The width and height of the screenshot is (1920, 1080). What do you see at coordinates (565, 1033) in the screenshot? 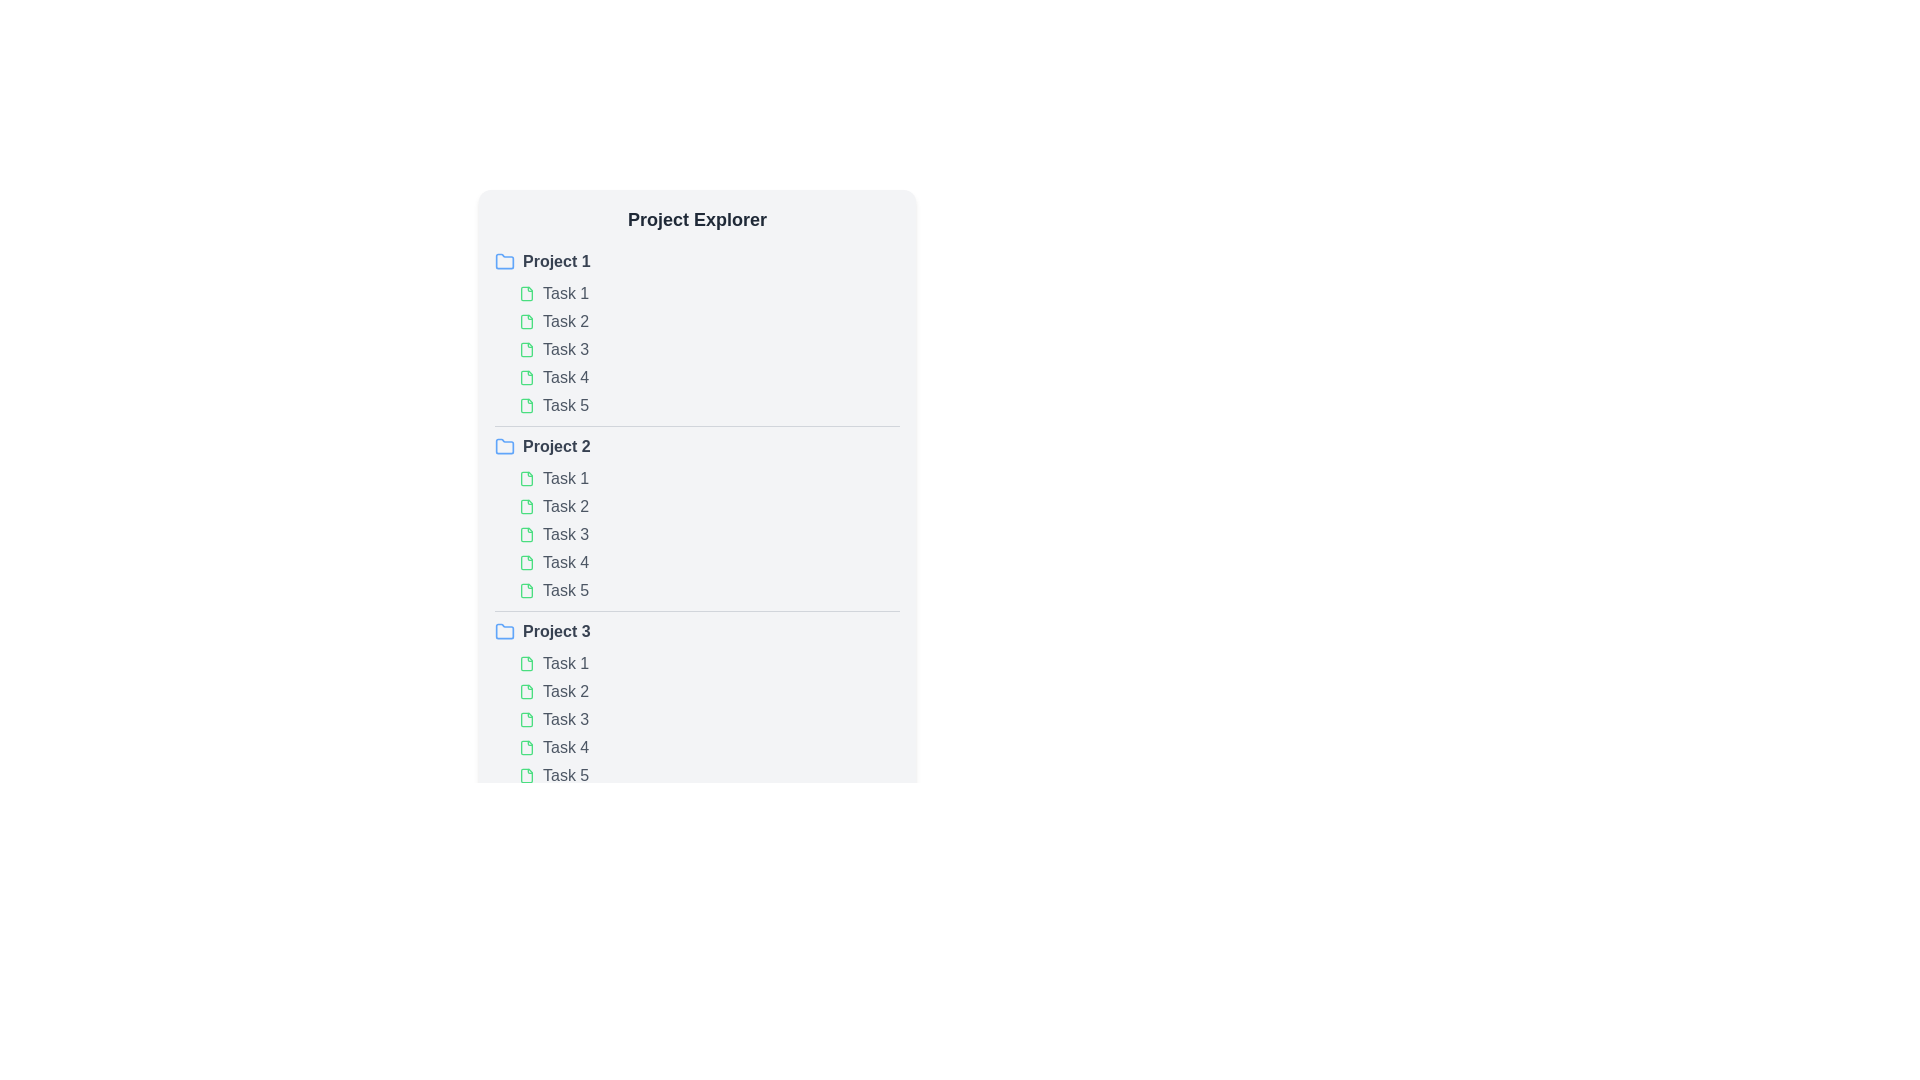
I see `the text label for 'Task 1' located under the 'Project 3' header, which is the first task in Project 3's task list` at bounding box center [565, 1033].